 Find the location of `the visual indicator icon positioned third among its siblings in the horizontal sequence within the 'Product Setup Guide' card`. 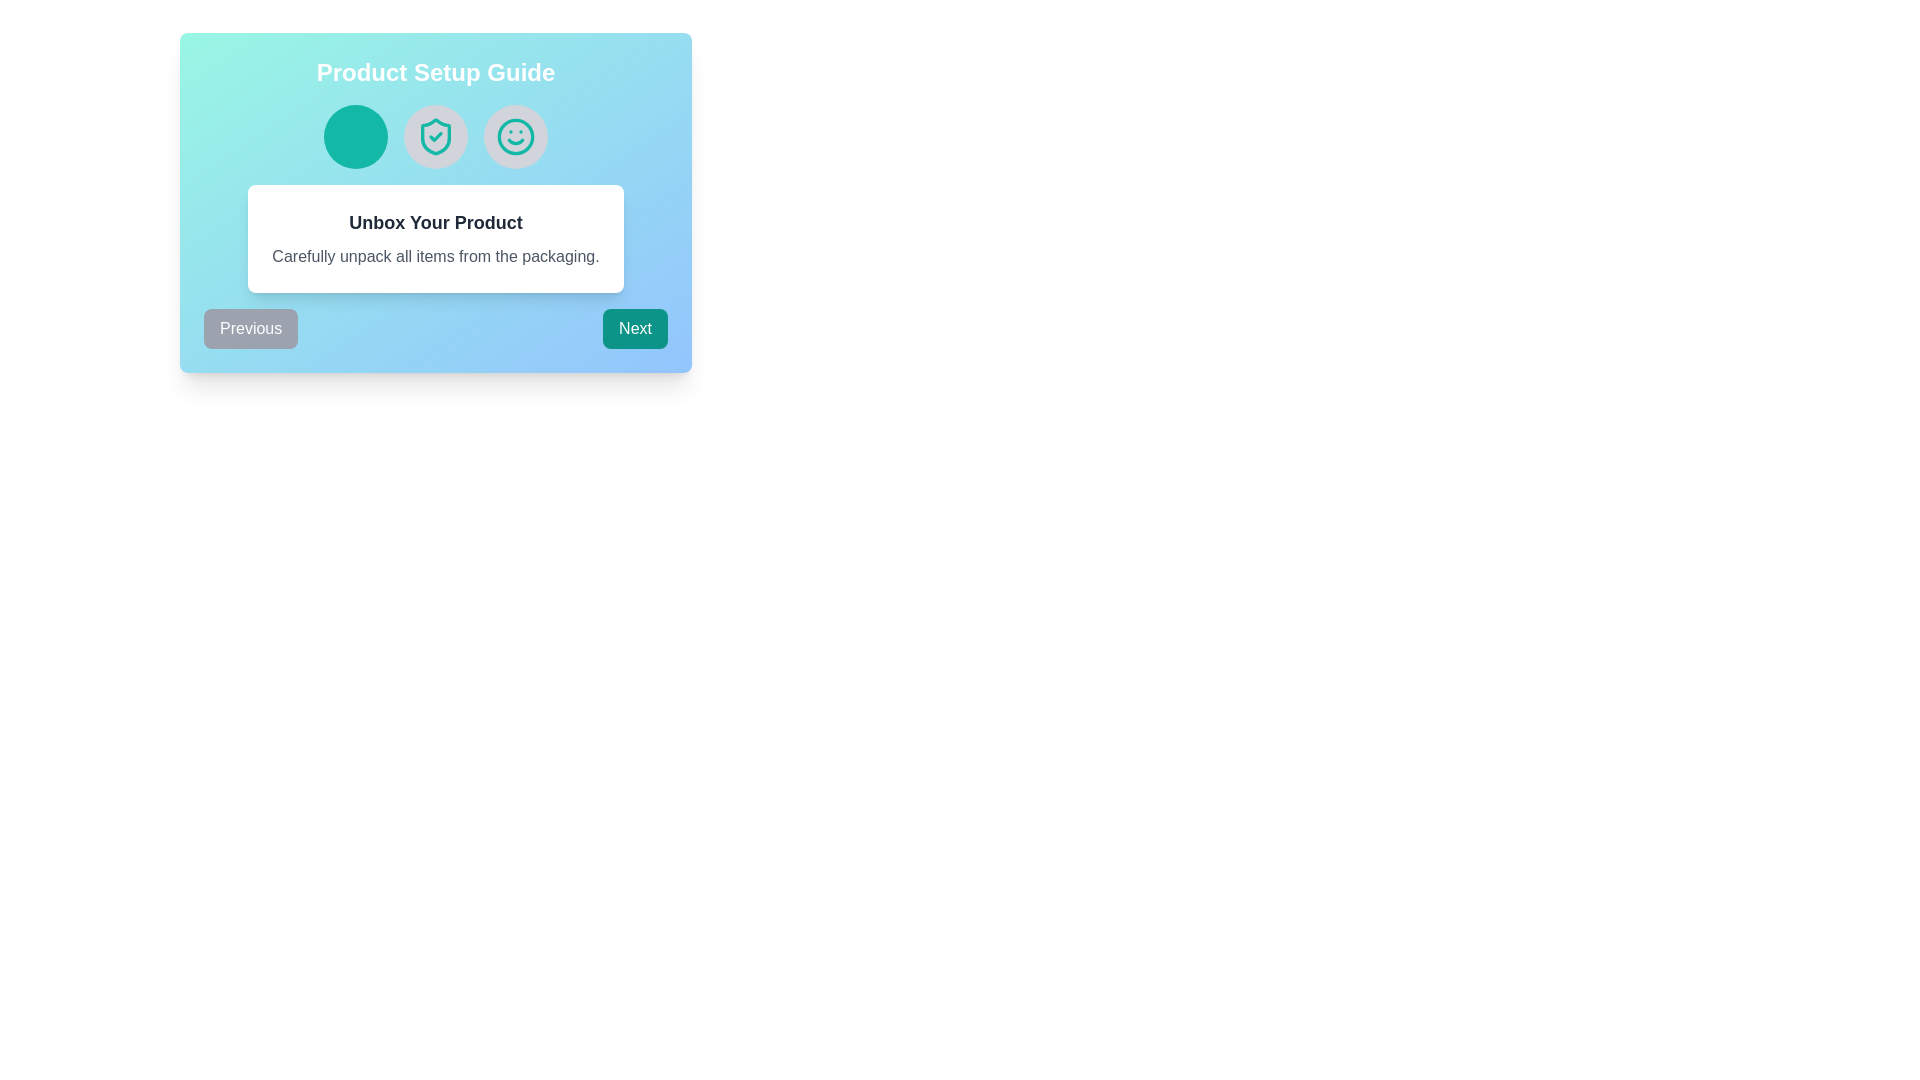

the visual indicator icon positioned third among its siblings in the horizontal sequence within the 'Product Setup Guide' card is located at coordinates (515, 136).